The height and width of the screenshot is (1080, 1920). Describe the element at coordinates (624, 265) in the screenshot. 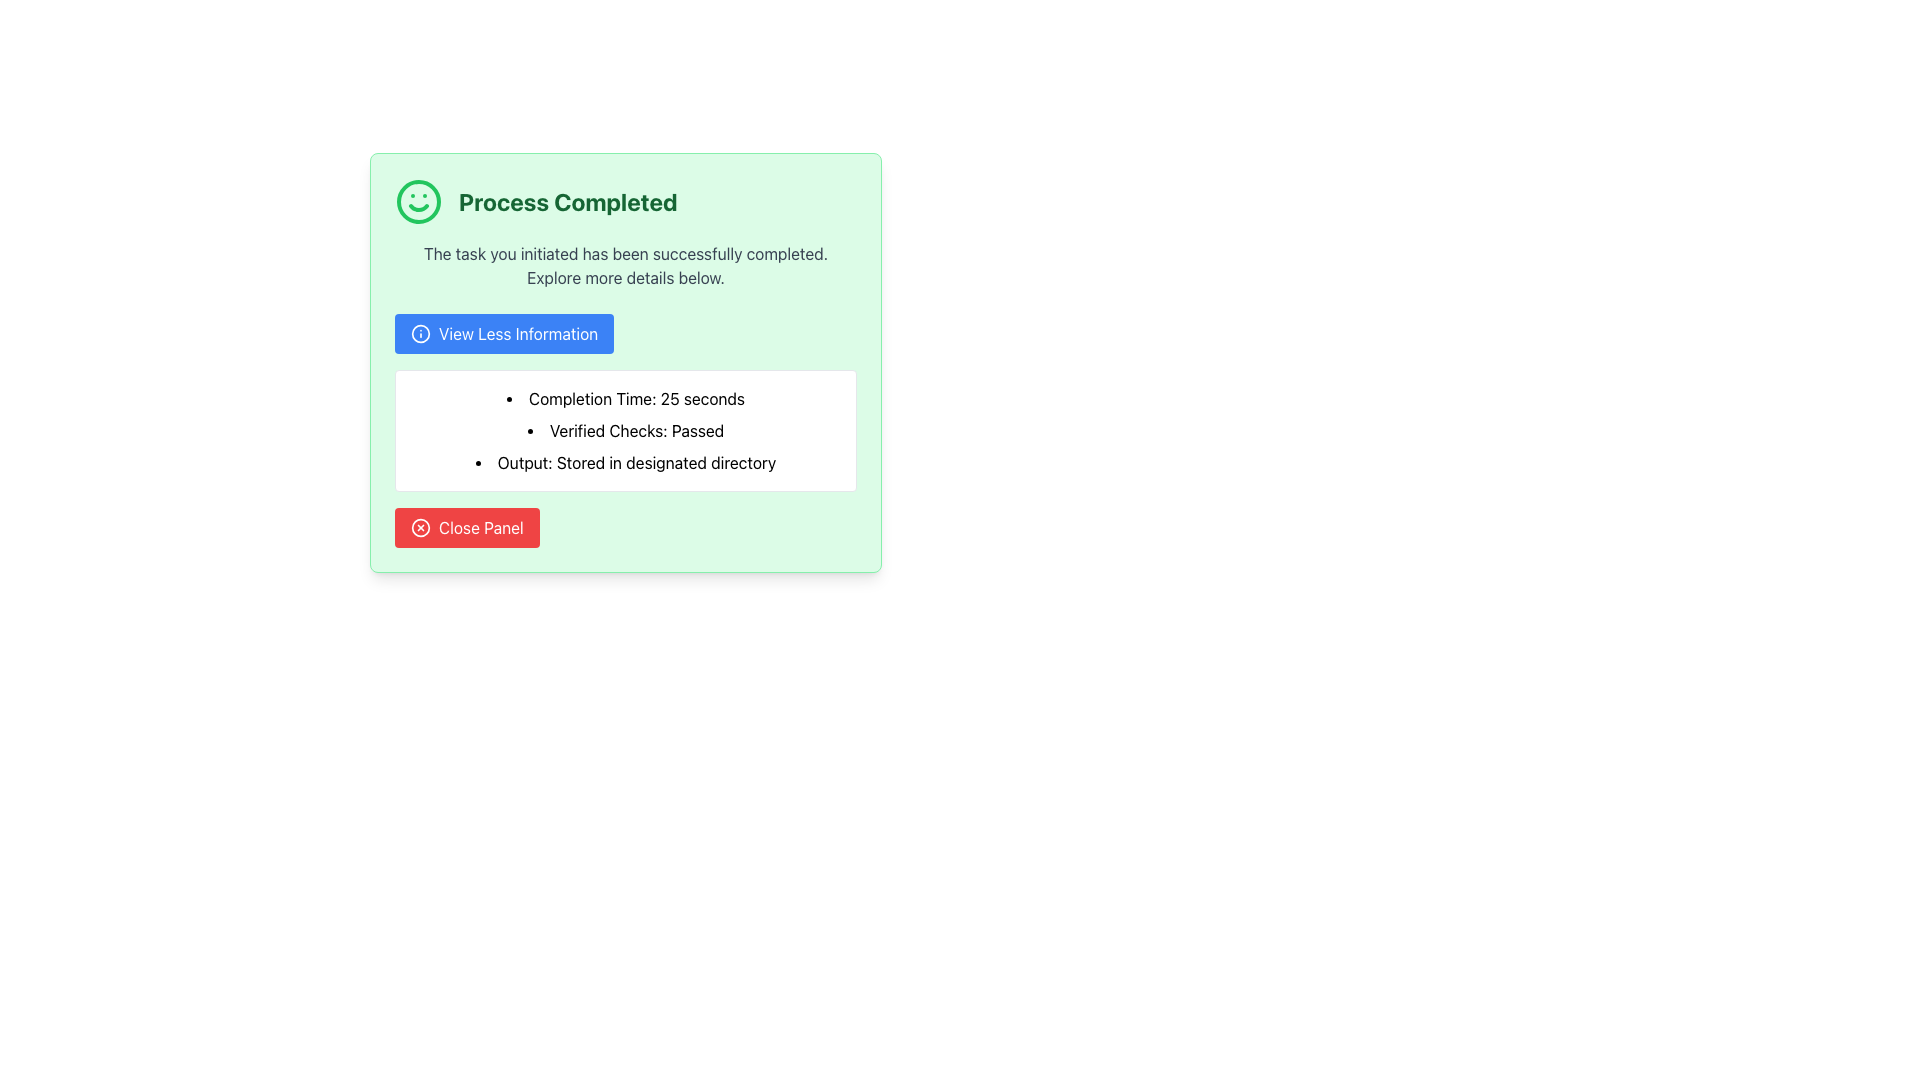

I see `the status message text that indicates the successful completion of a task, located beneath the 'Process Completed' title and above the 'View Less Information' button` at that location.